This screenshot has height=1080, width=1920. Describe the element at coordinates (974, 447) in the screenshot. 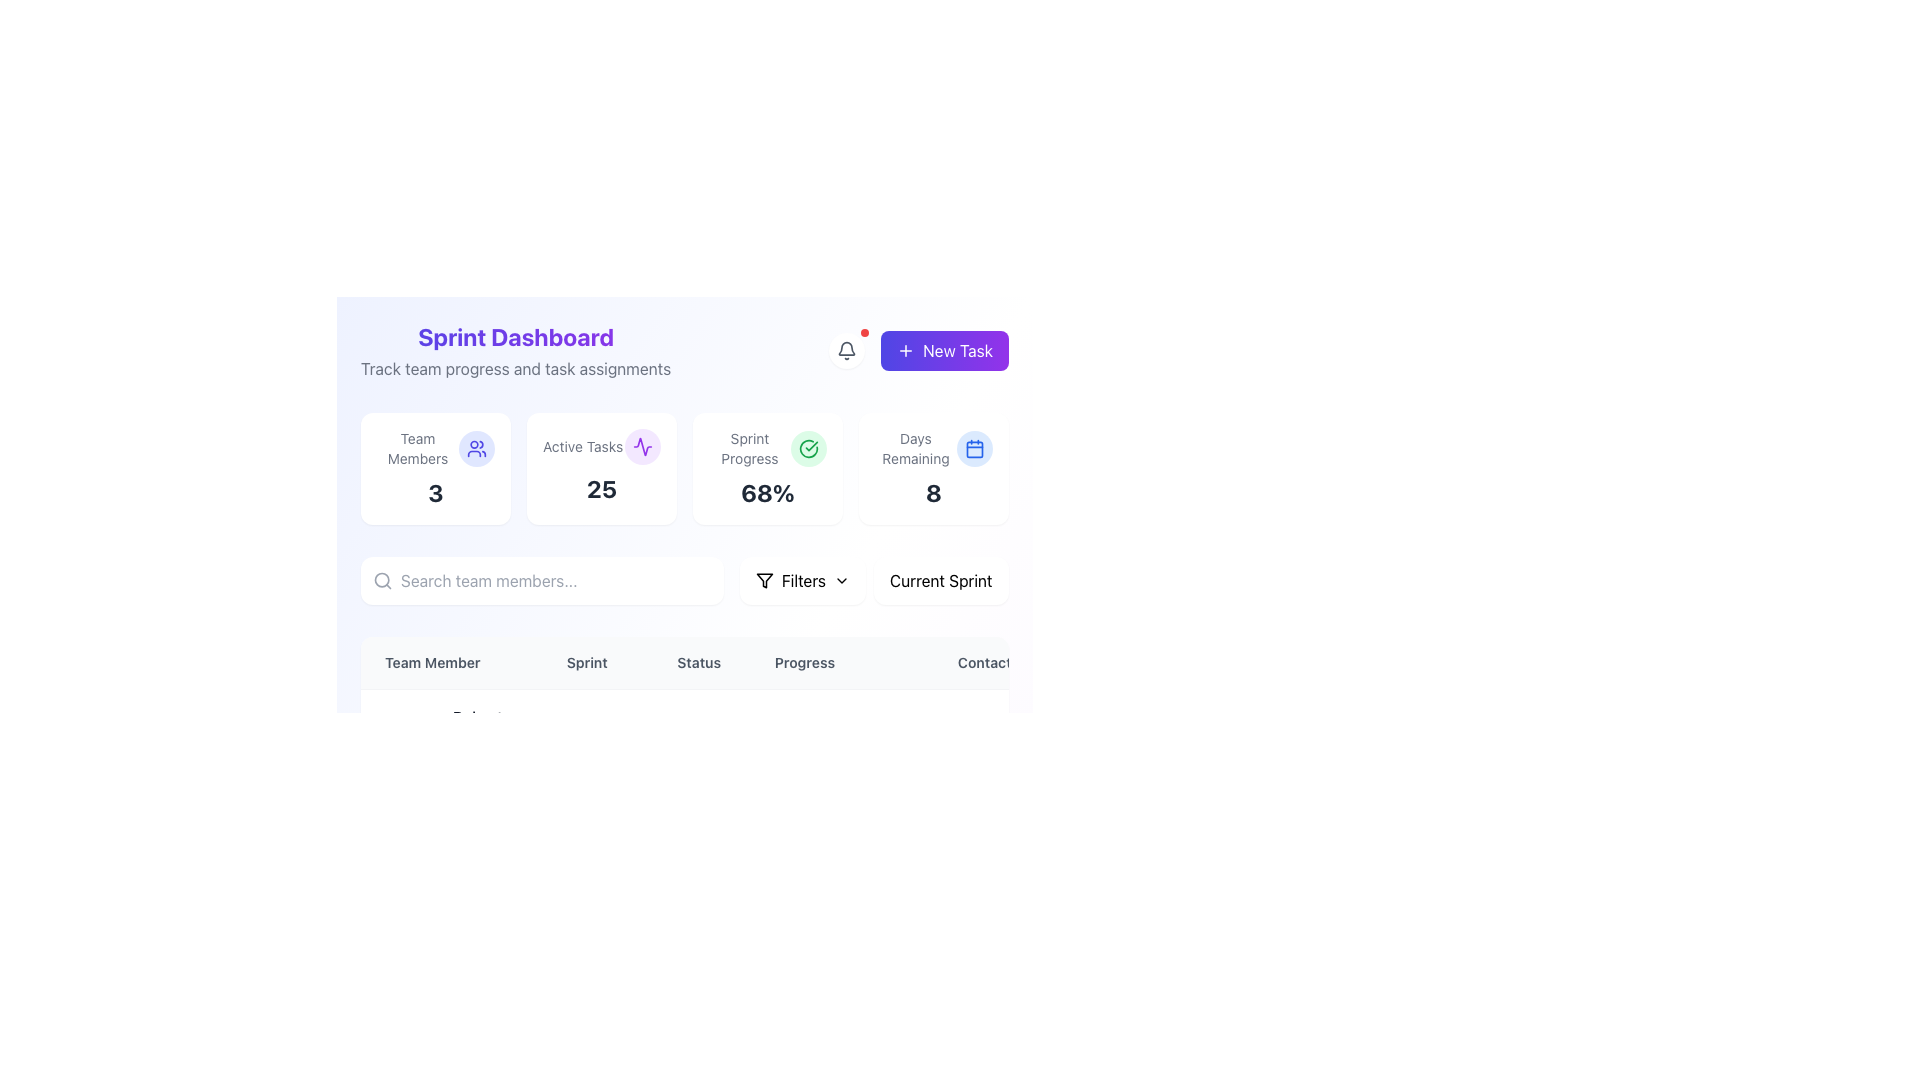

I see `the calendar icon represented by the SVG rectangle shape, which is part of the visual representation of the calendar icon located to the right of the dashboard header section` at that location.